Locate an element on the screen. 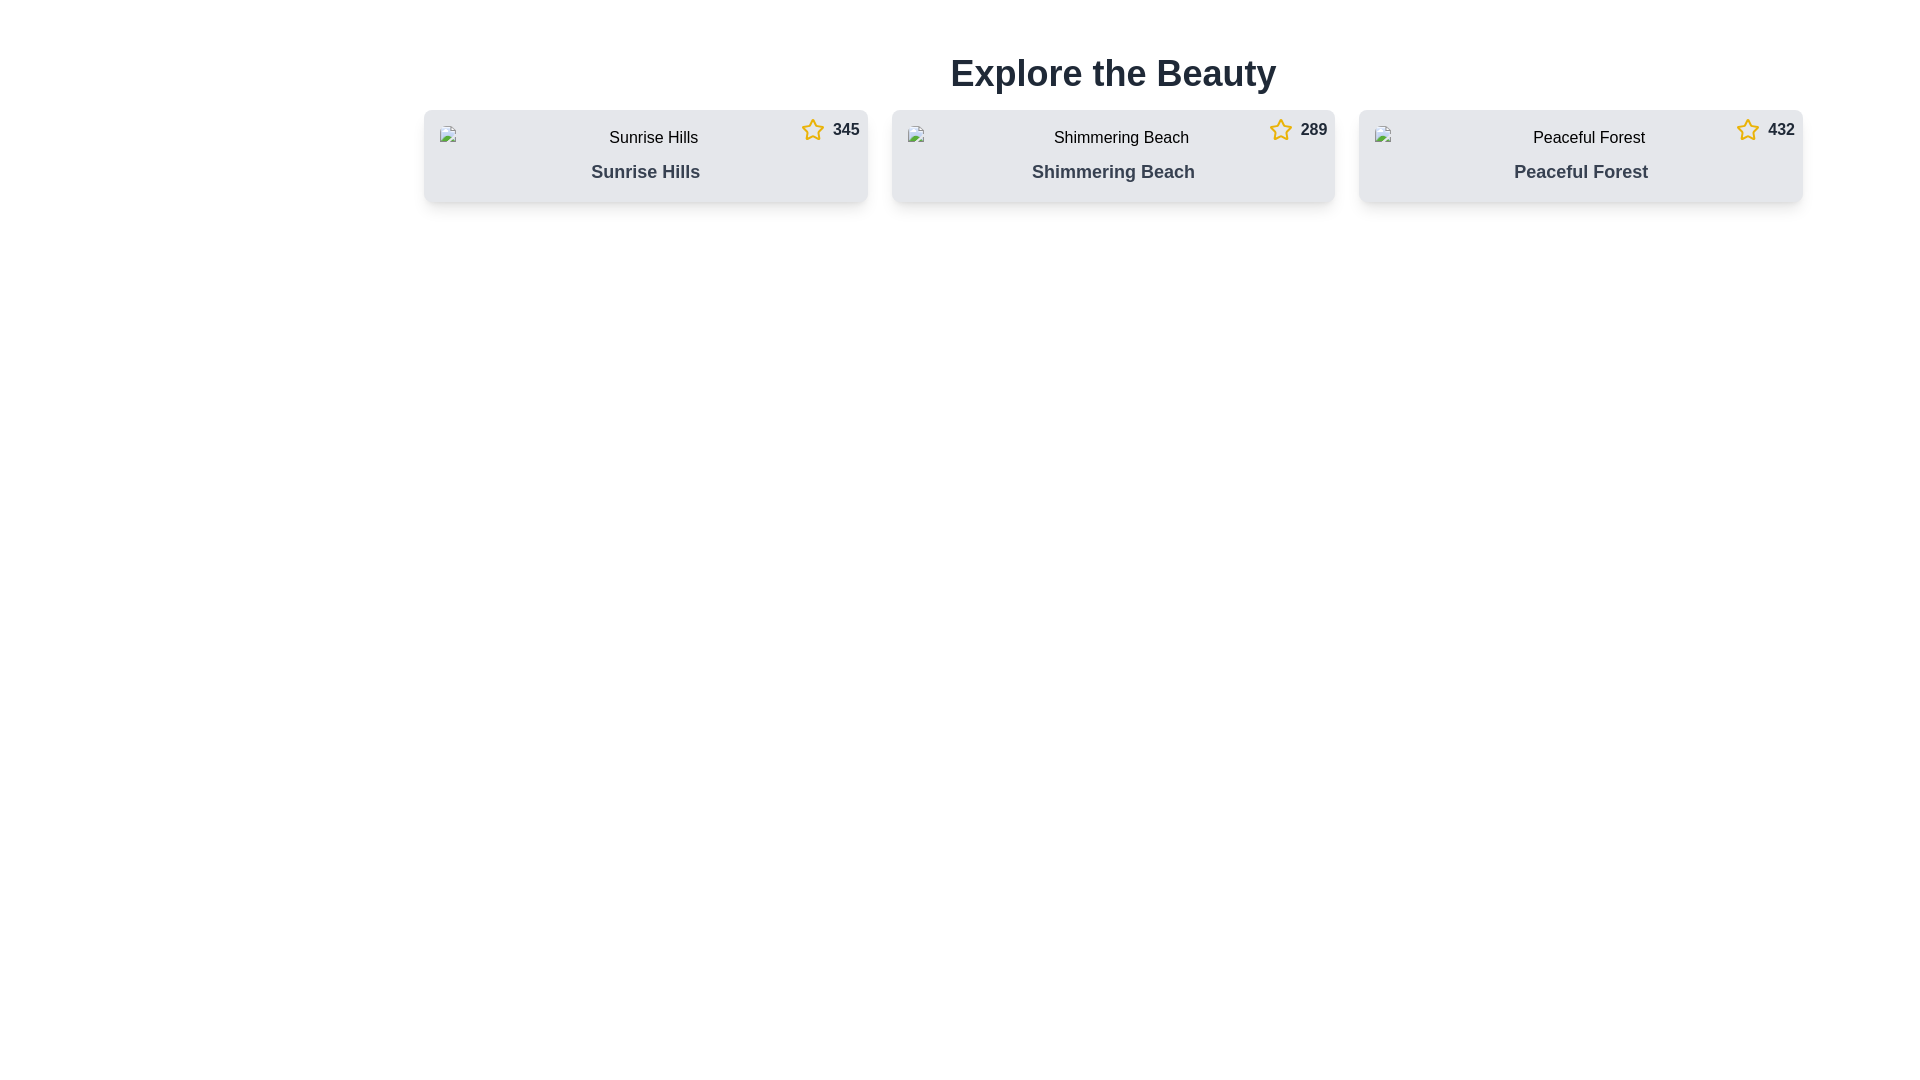 The image size is (1920, 1080). the star icon in the upper right corner of the 'Peaceful Forest' card is located at coordinates (1747, 130).